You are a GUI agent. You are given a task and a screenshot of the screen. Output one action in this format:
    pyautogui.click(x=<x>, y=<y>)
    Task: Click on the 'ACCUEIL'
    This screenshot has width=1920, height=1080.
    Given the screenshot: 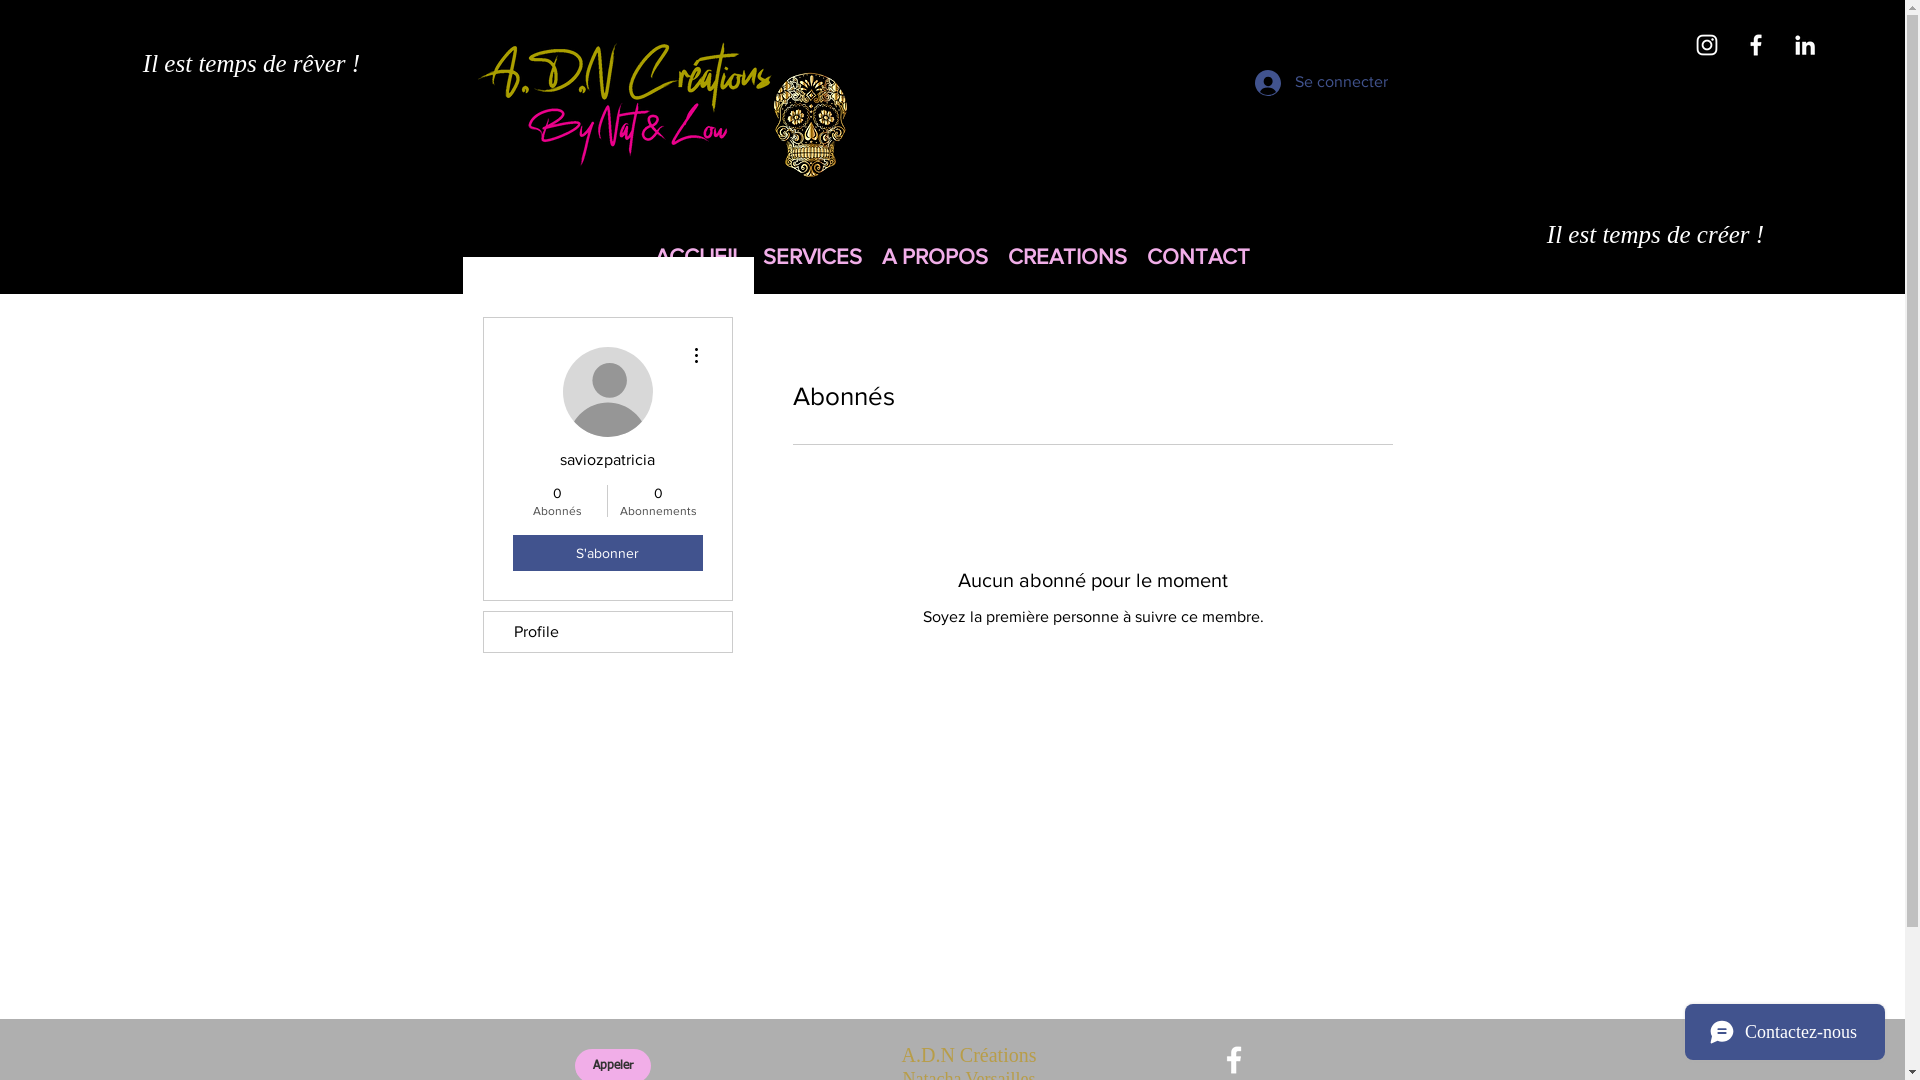 What is the action you would take?
    pyautogui.click(x=699, y=255)
    